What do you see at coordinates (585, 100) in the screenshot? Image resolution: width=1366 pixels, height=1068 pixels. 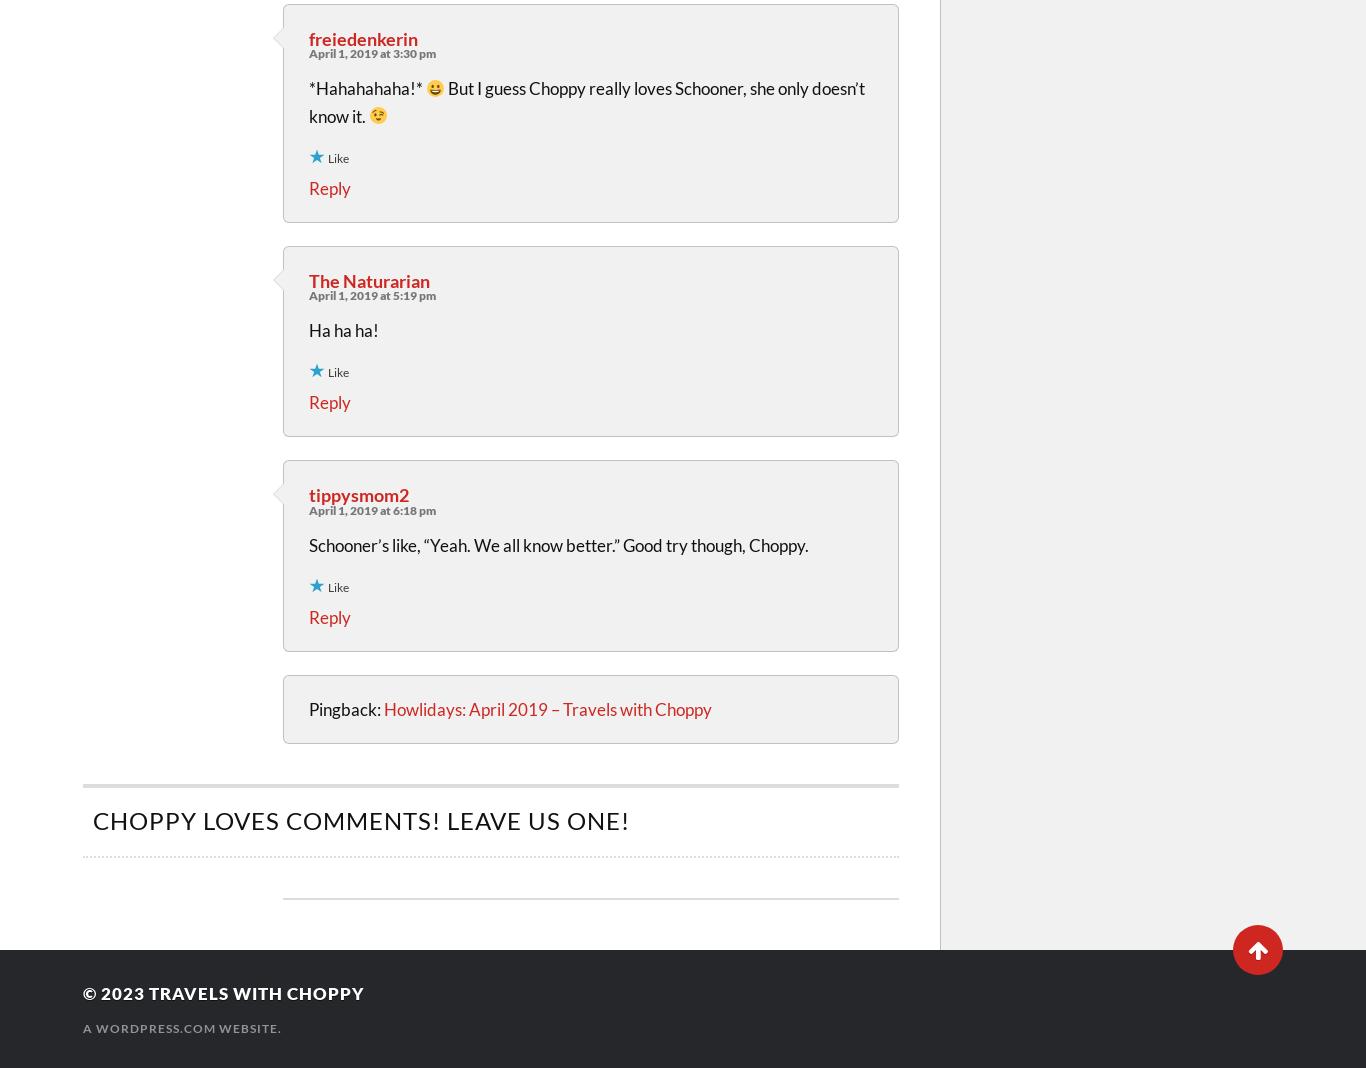 I see `'But I guess Choppy really loves Schooner, she only doesn’t know it.'` at bounding box center [585, 100].